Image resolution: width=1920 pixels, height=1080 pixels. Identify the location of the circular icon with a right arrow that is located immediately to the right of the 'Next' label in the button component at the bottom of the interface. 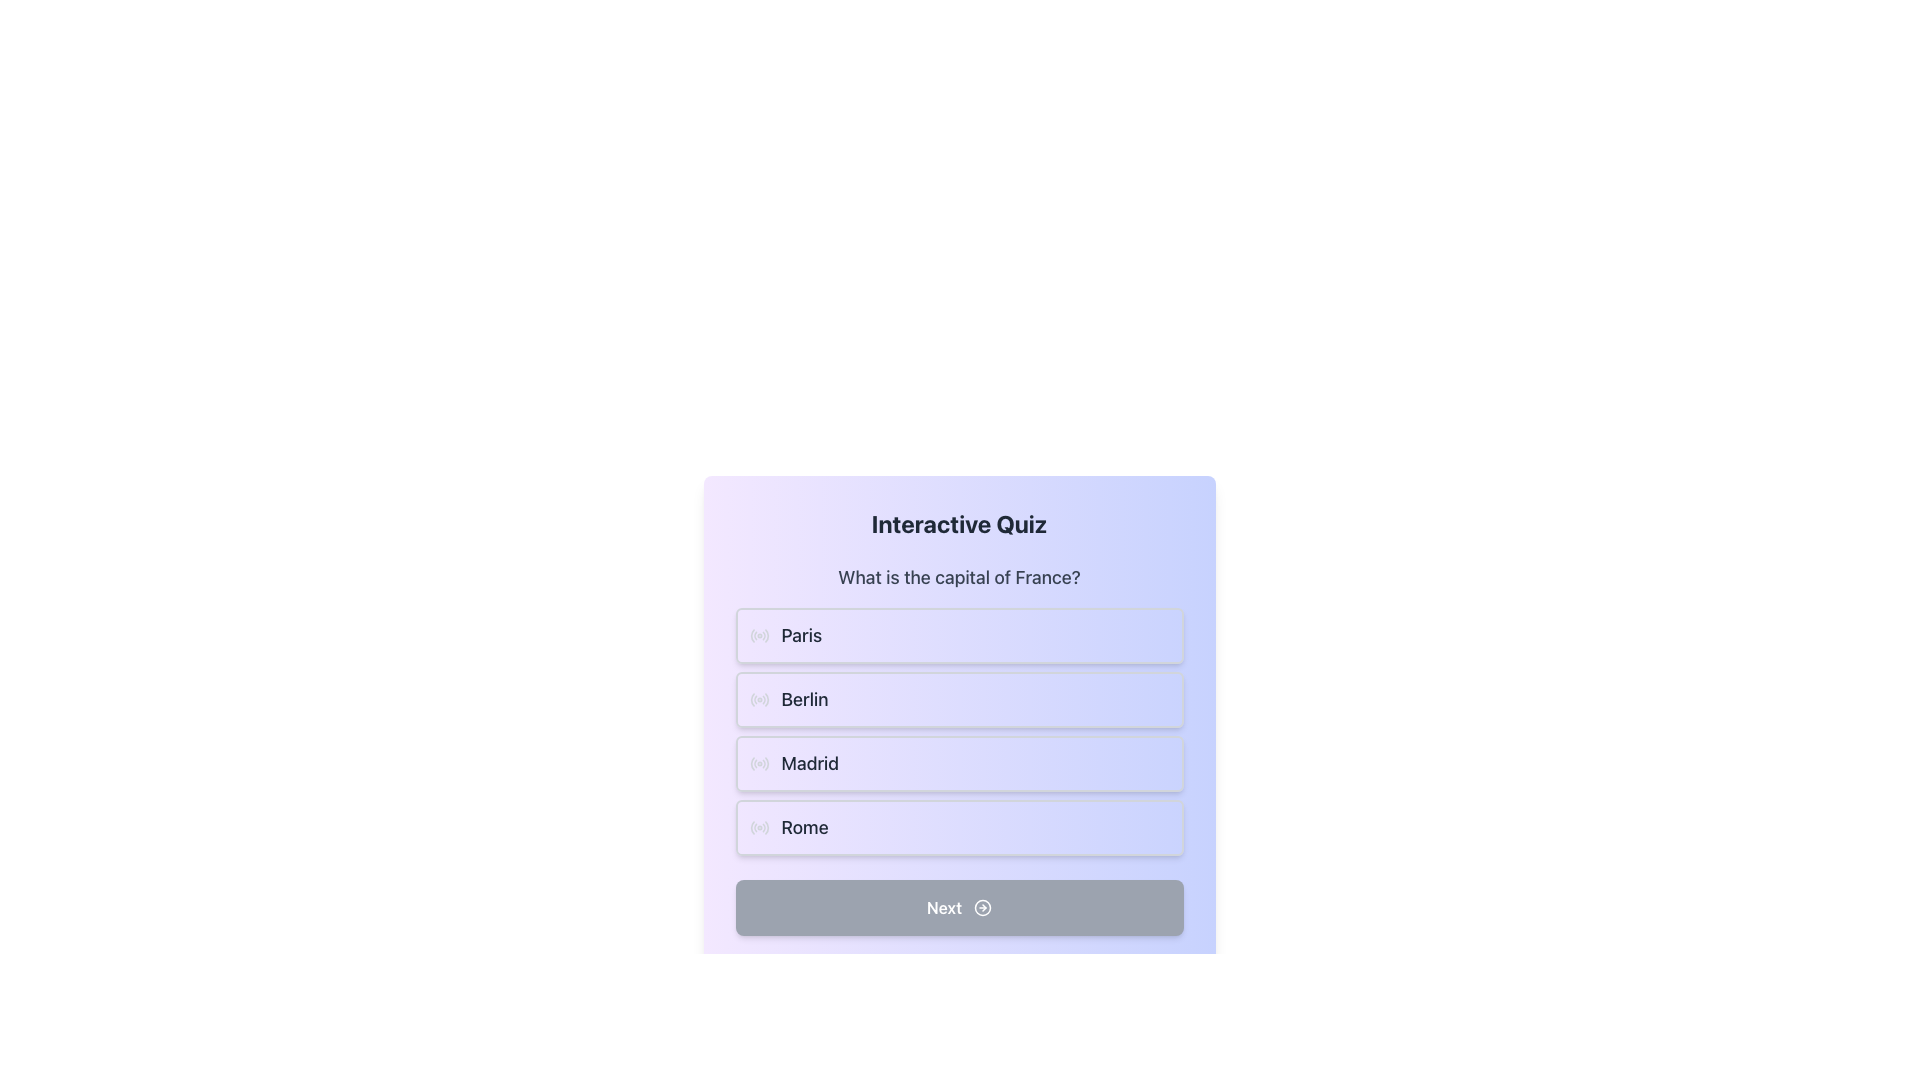
(983, 907).